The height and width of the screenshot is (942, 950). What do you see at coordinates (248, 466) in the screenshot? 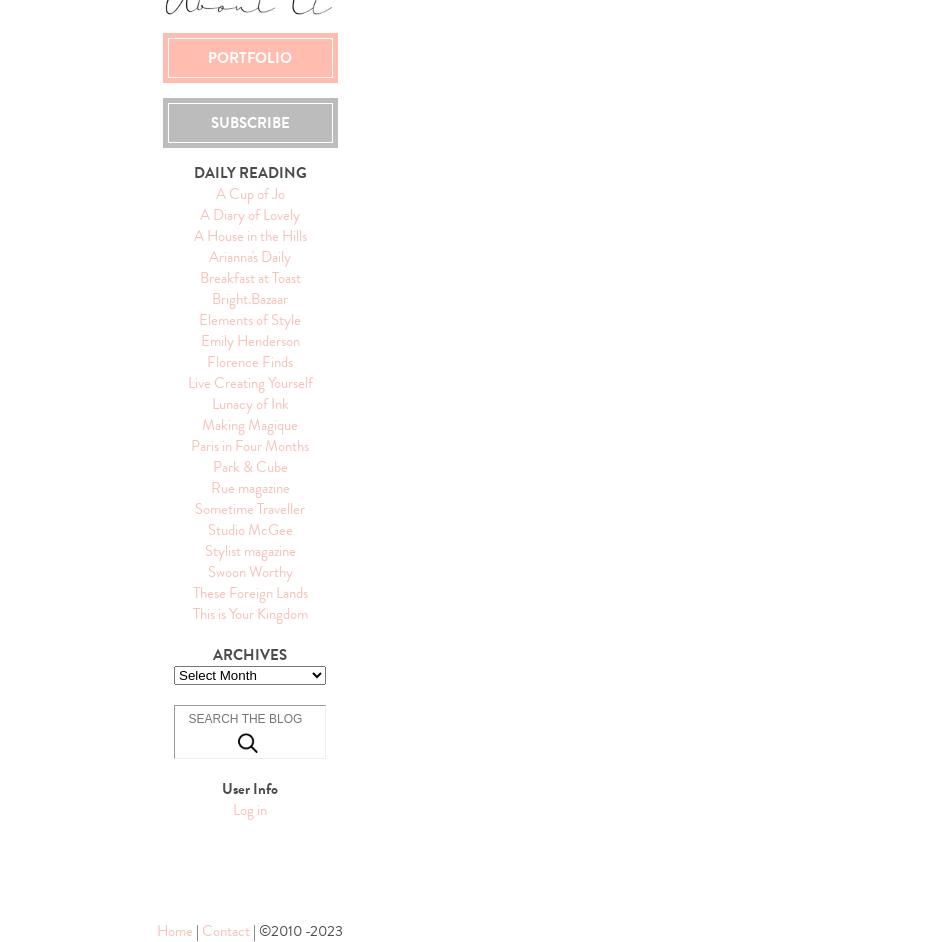
I see `'Park & Cube'` at bounding box center [248, 466].